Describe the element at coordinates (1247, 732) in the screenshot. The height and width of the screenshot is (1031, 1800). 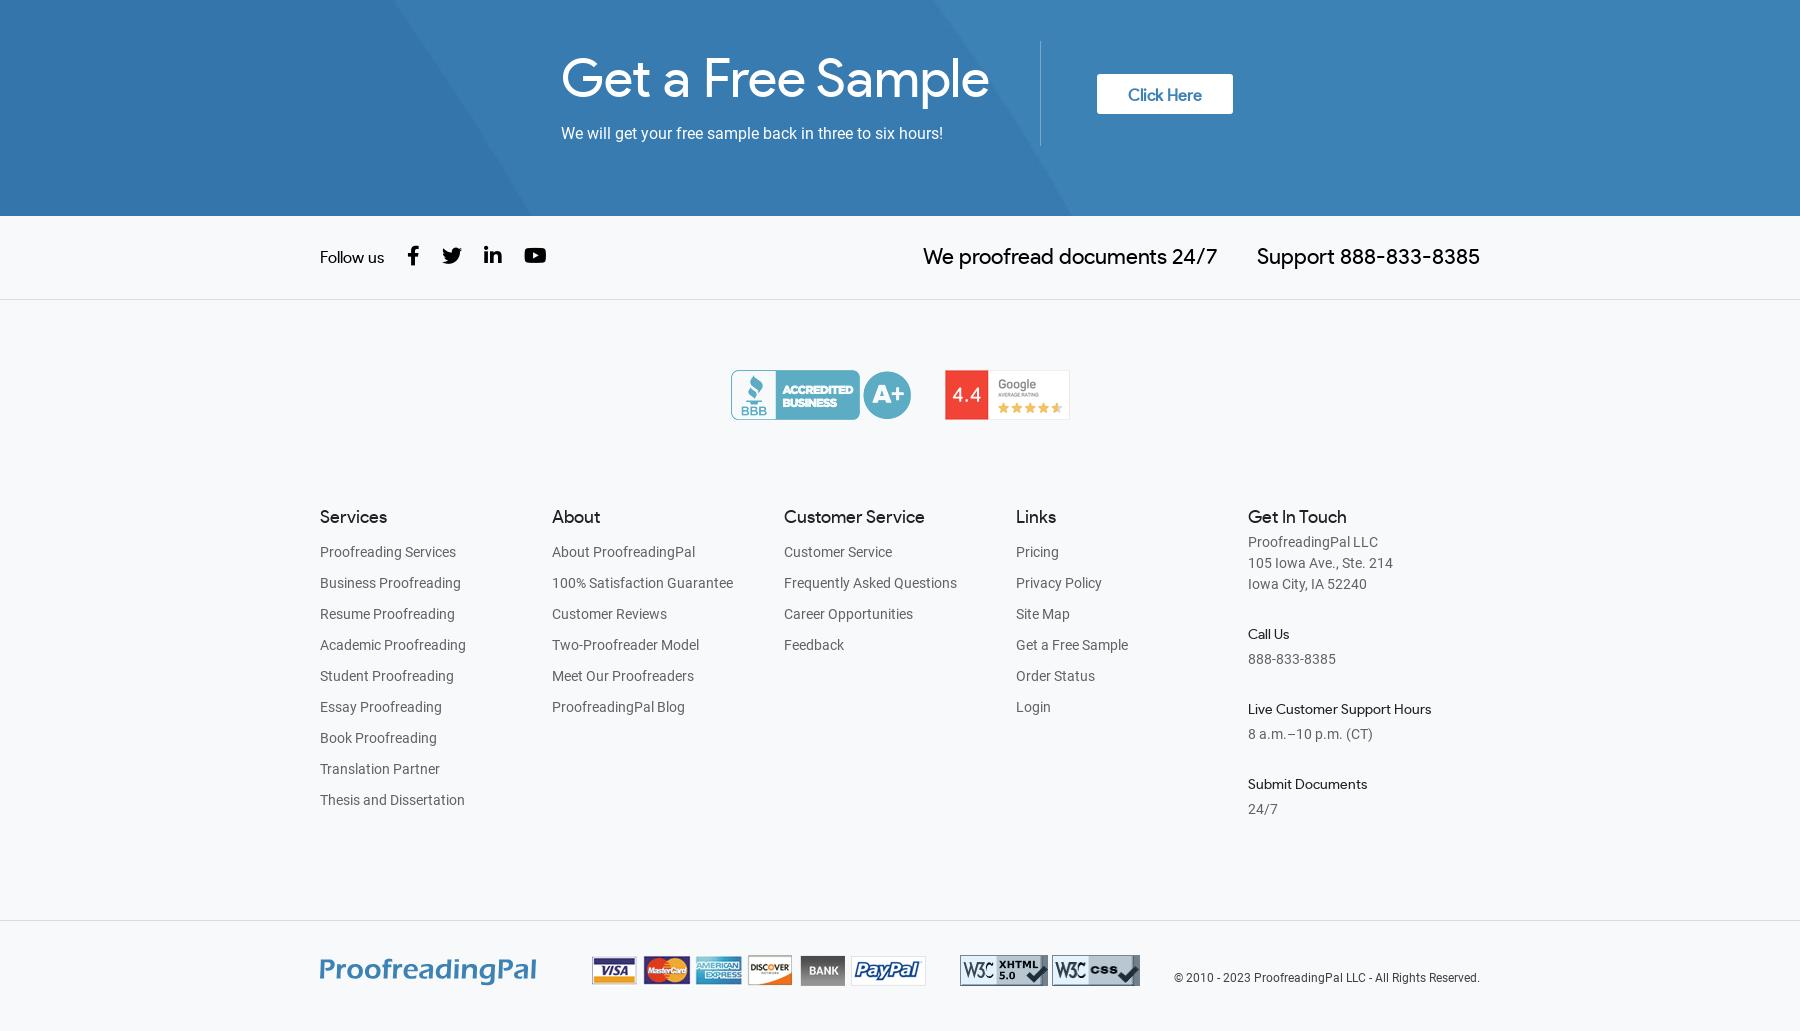
I see `'8 a.m.–10 p.m. (CT)'` at that location.